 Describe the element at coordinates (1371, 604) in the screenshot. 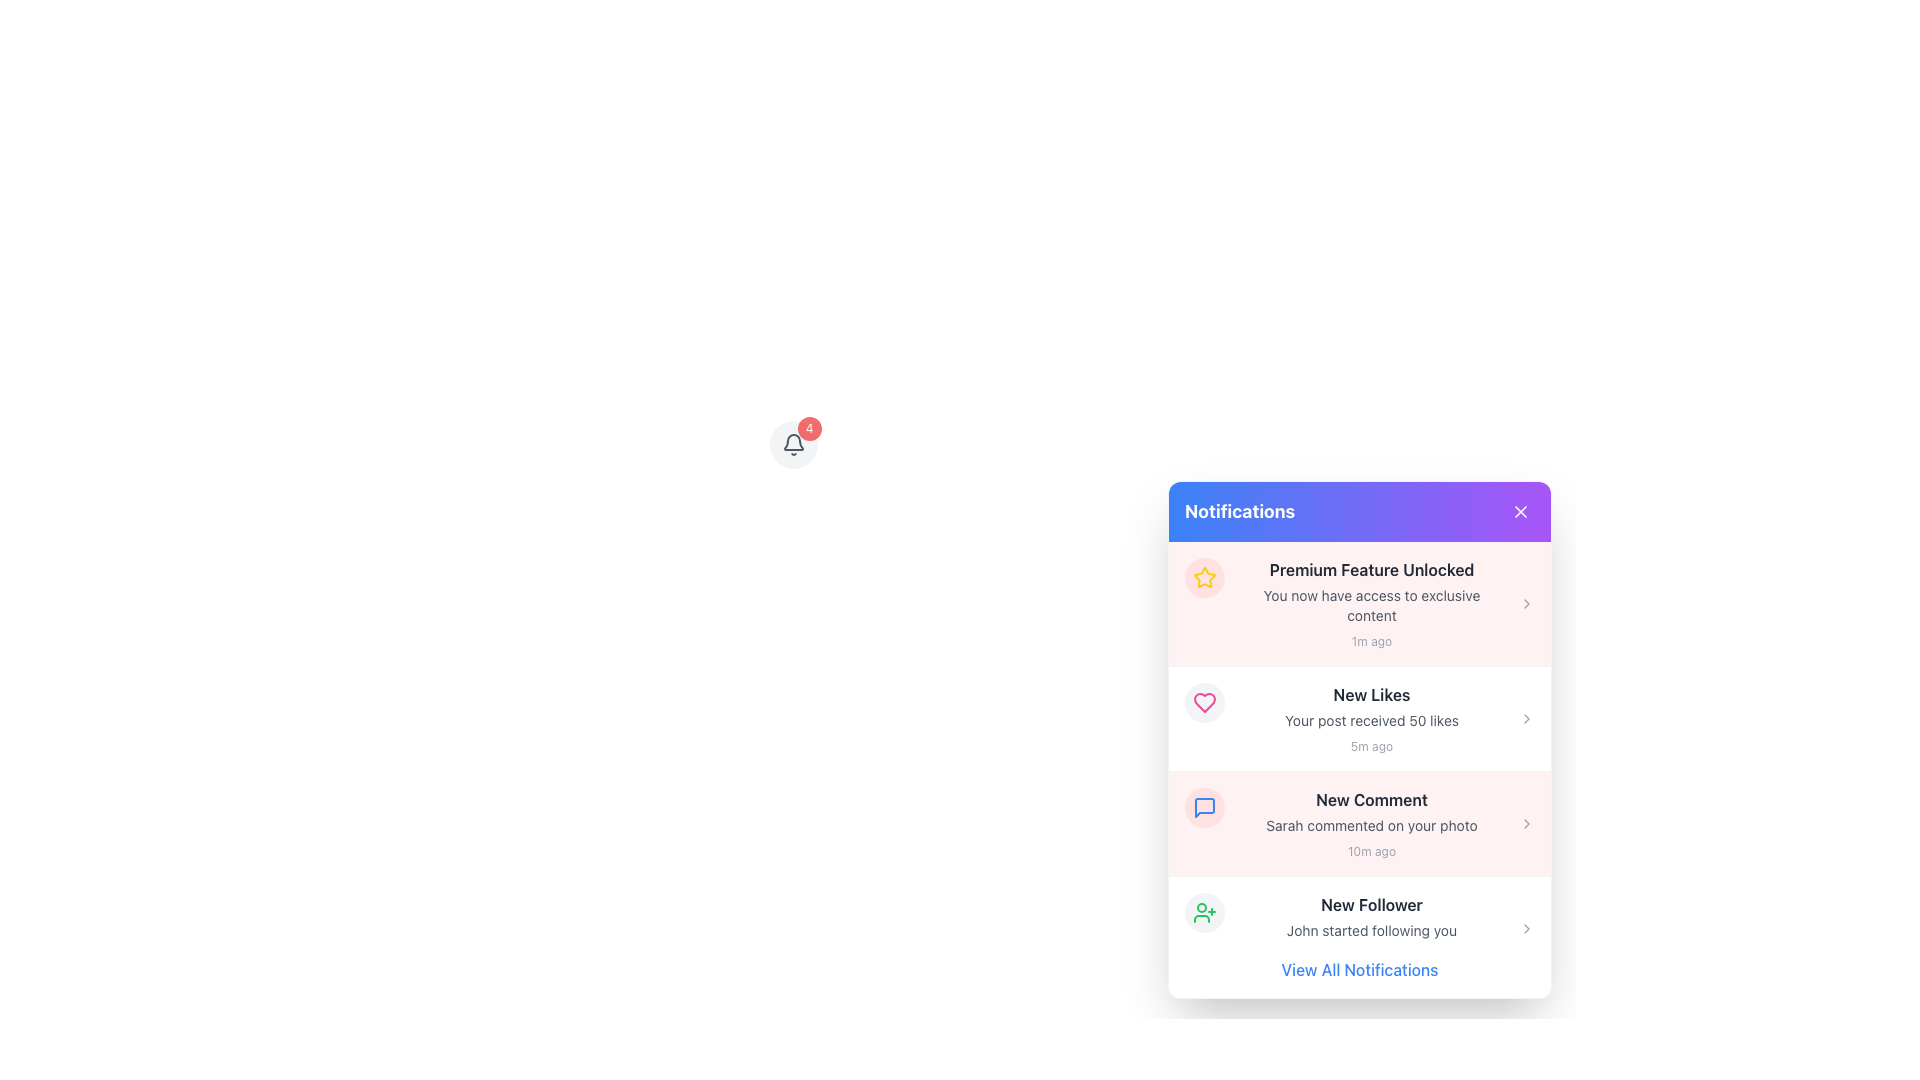

I see `the text label that reads 'You now have access to exclusive content.' located below the headline 'Premium Feature Unlocked' in the topmost notification item` at that location.